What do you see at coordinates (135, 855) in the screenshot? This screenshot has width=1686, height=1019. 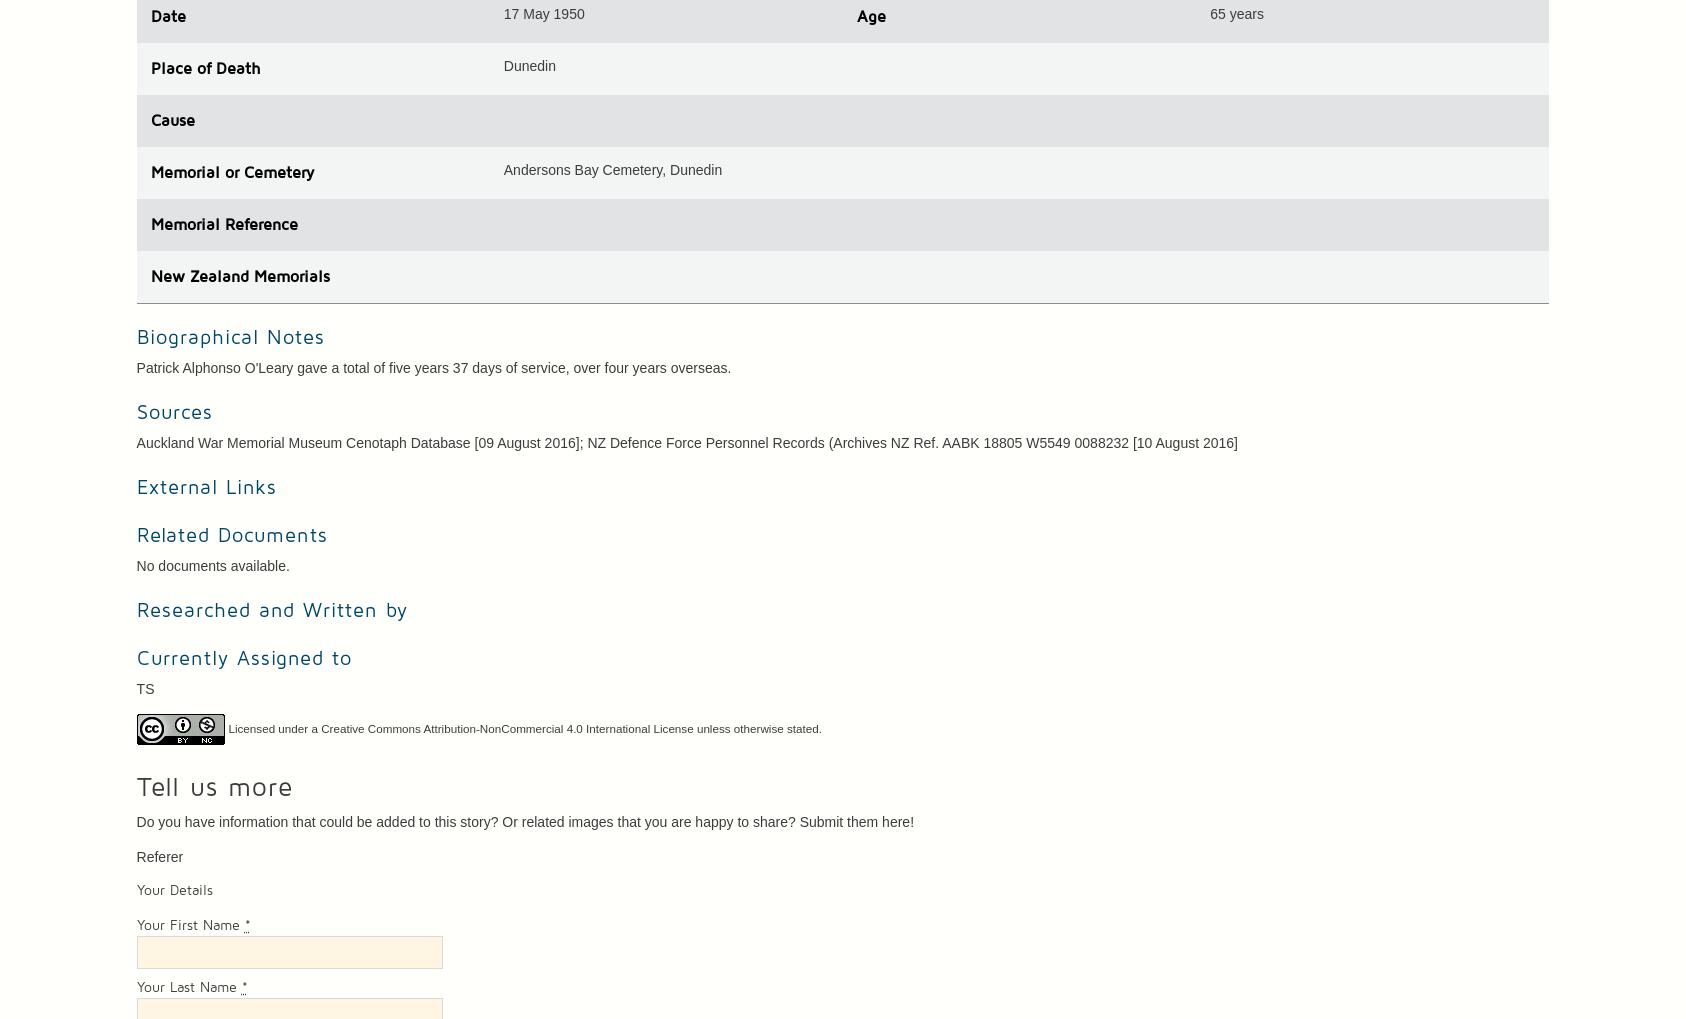 I see `'Referer'` at bounding box center [135, 855].